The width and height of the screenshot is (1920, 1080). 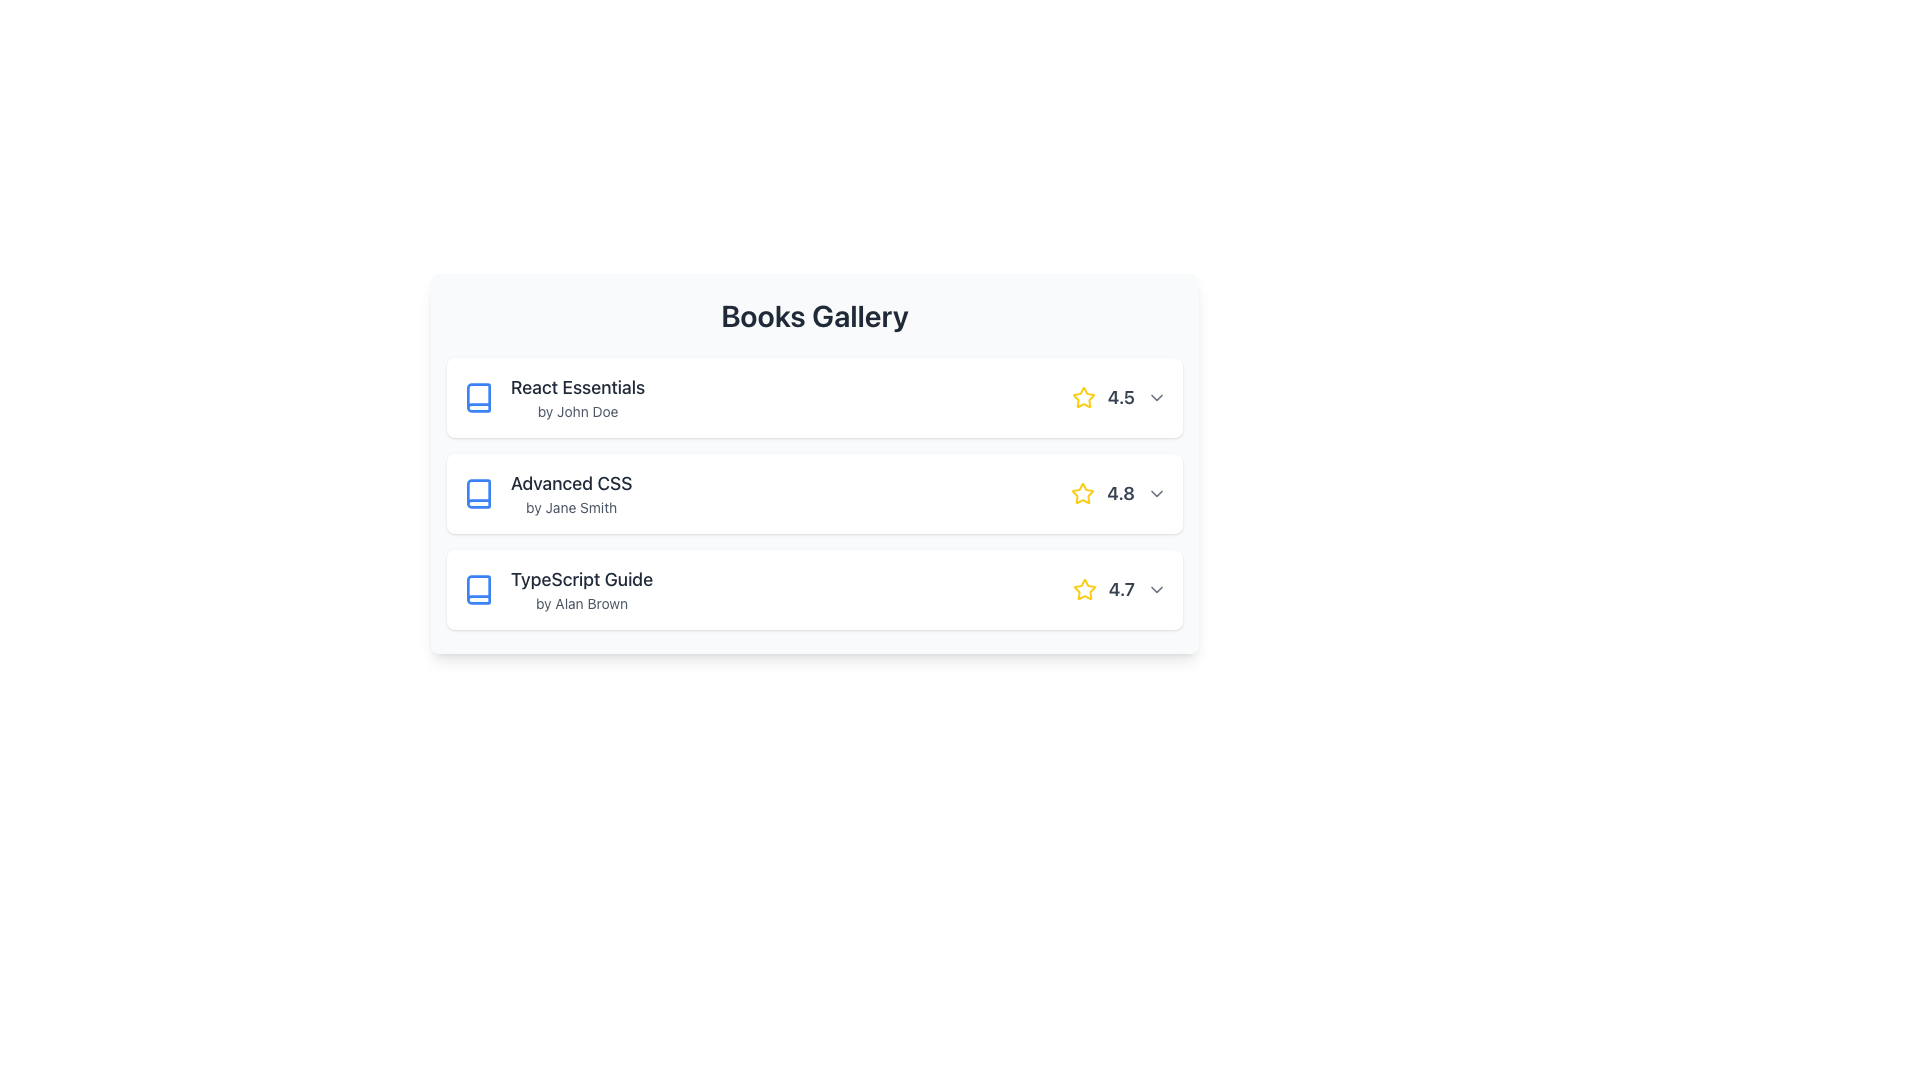 What do you see at coordinates (478, 493) in the screenshot?
I see `the book icon representing the 'Advanced CSS' entry in the list, which is located to the left of the text 'Advanced CSS' and 'by Jane Smith'` at bounding box center [478, 493].